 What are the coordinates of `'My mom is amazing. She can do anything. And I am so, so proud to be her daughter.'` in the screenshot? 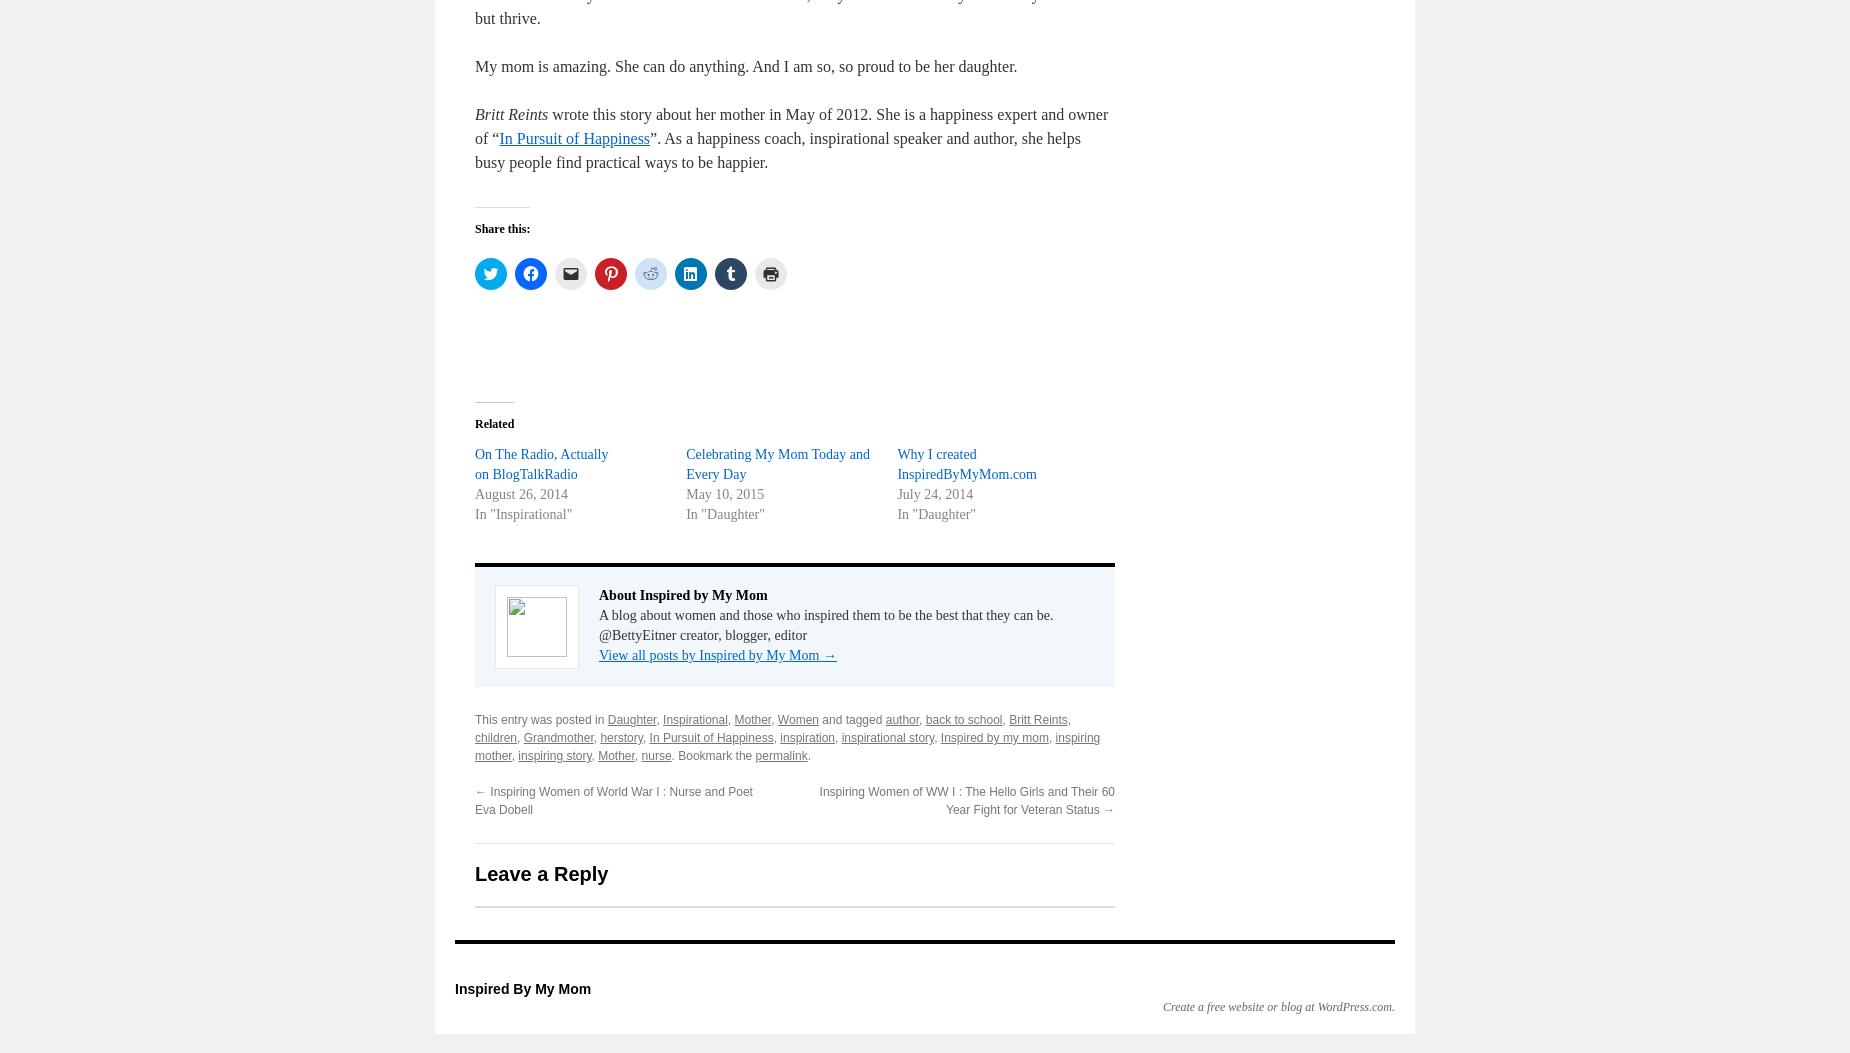 It's located at (475, 65).